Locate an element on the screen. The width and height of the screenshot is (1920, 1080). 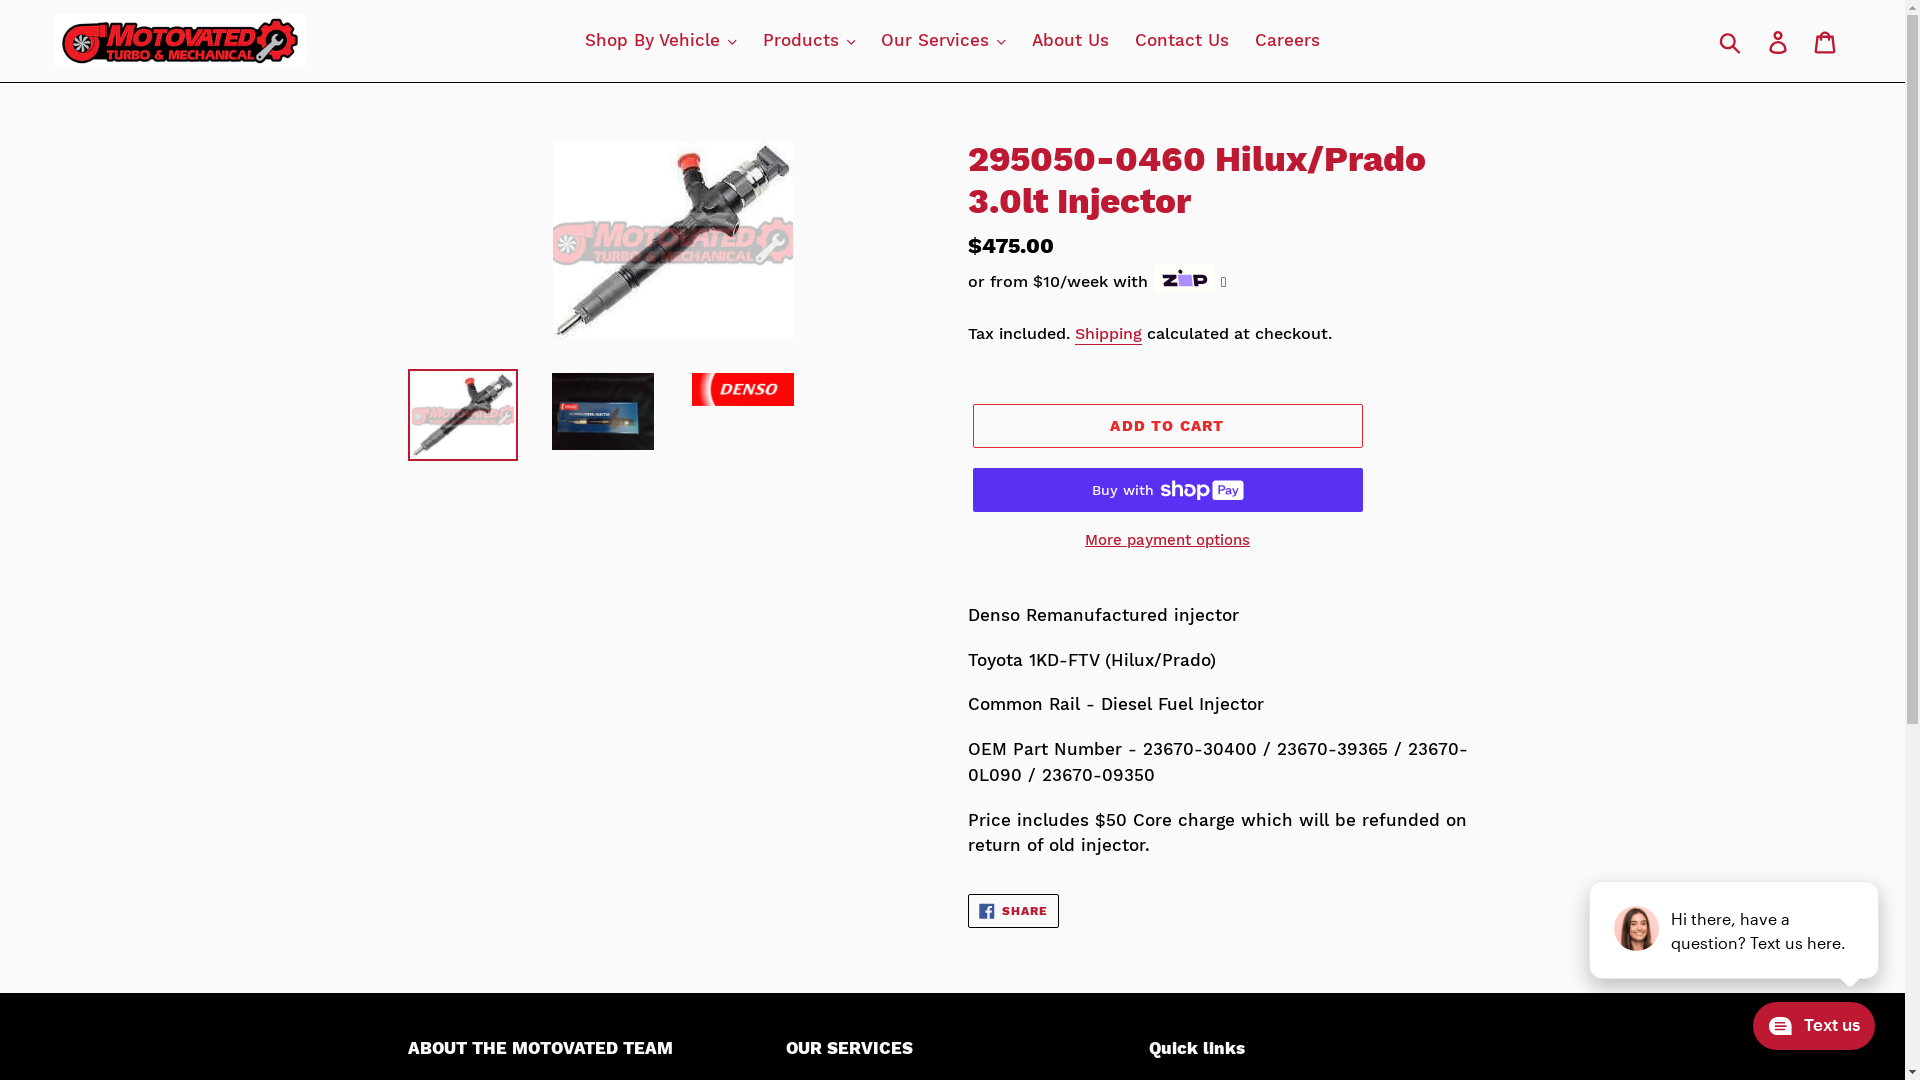
'Log in' is located at coordinates (1779, 41).